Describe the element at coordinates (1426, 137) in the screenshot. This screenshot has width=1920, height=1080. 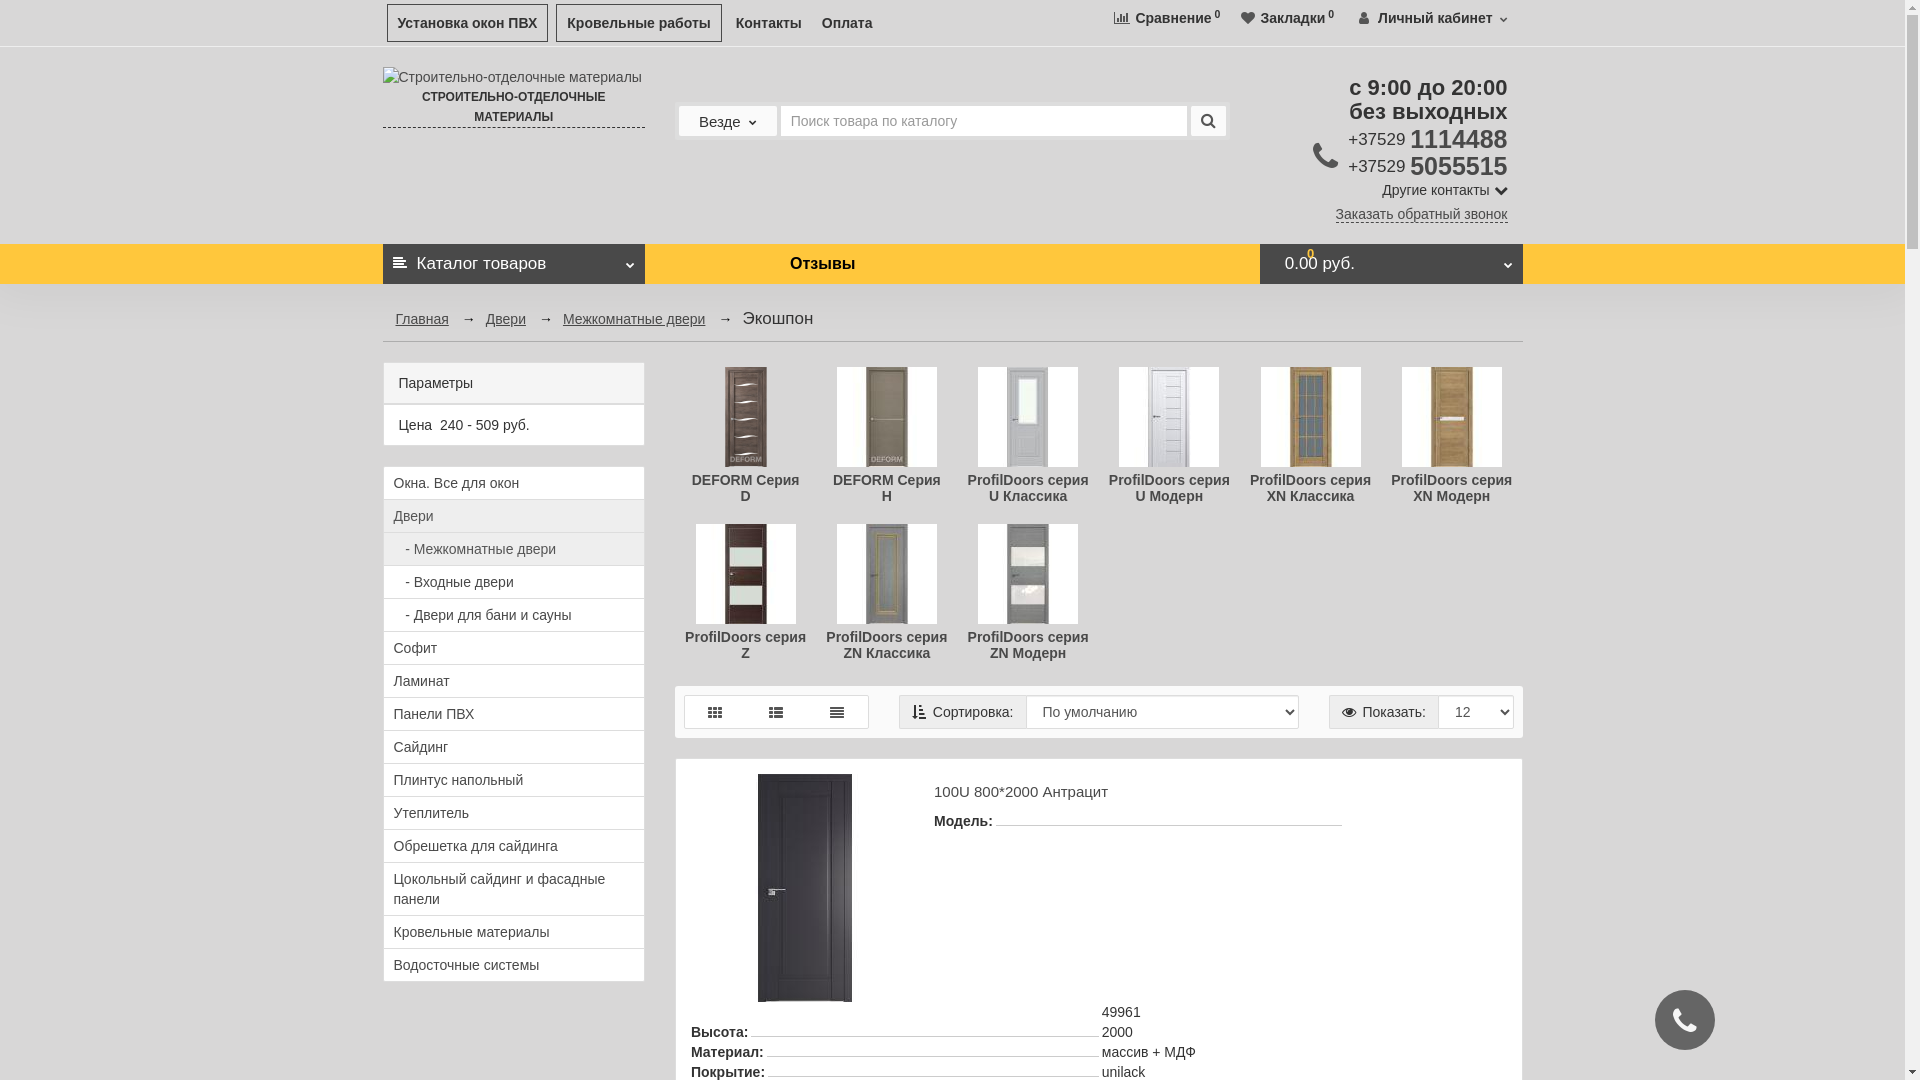
I see `'+37529 1114488'` at that location.